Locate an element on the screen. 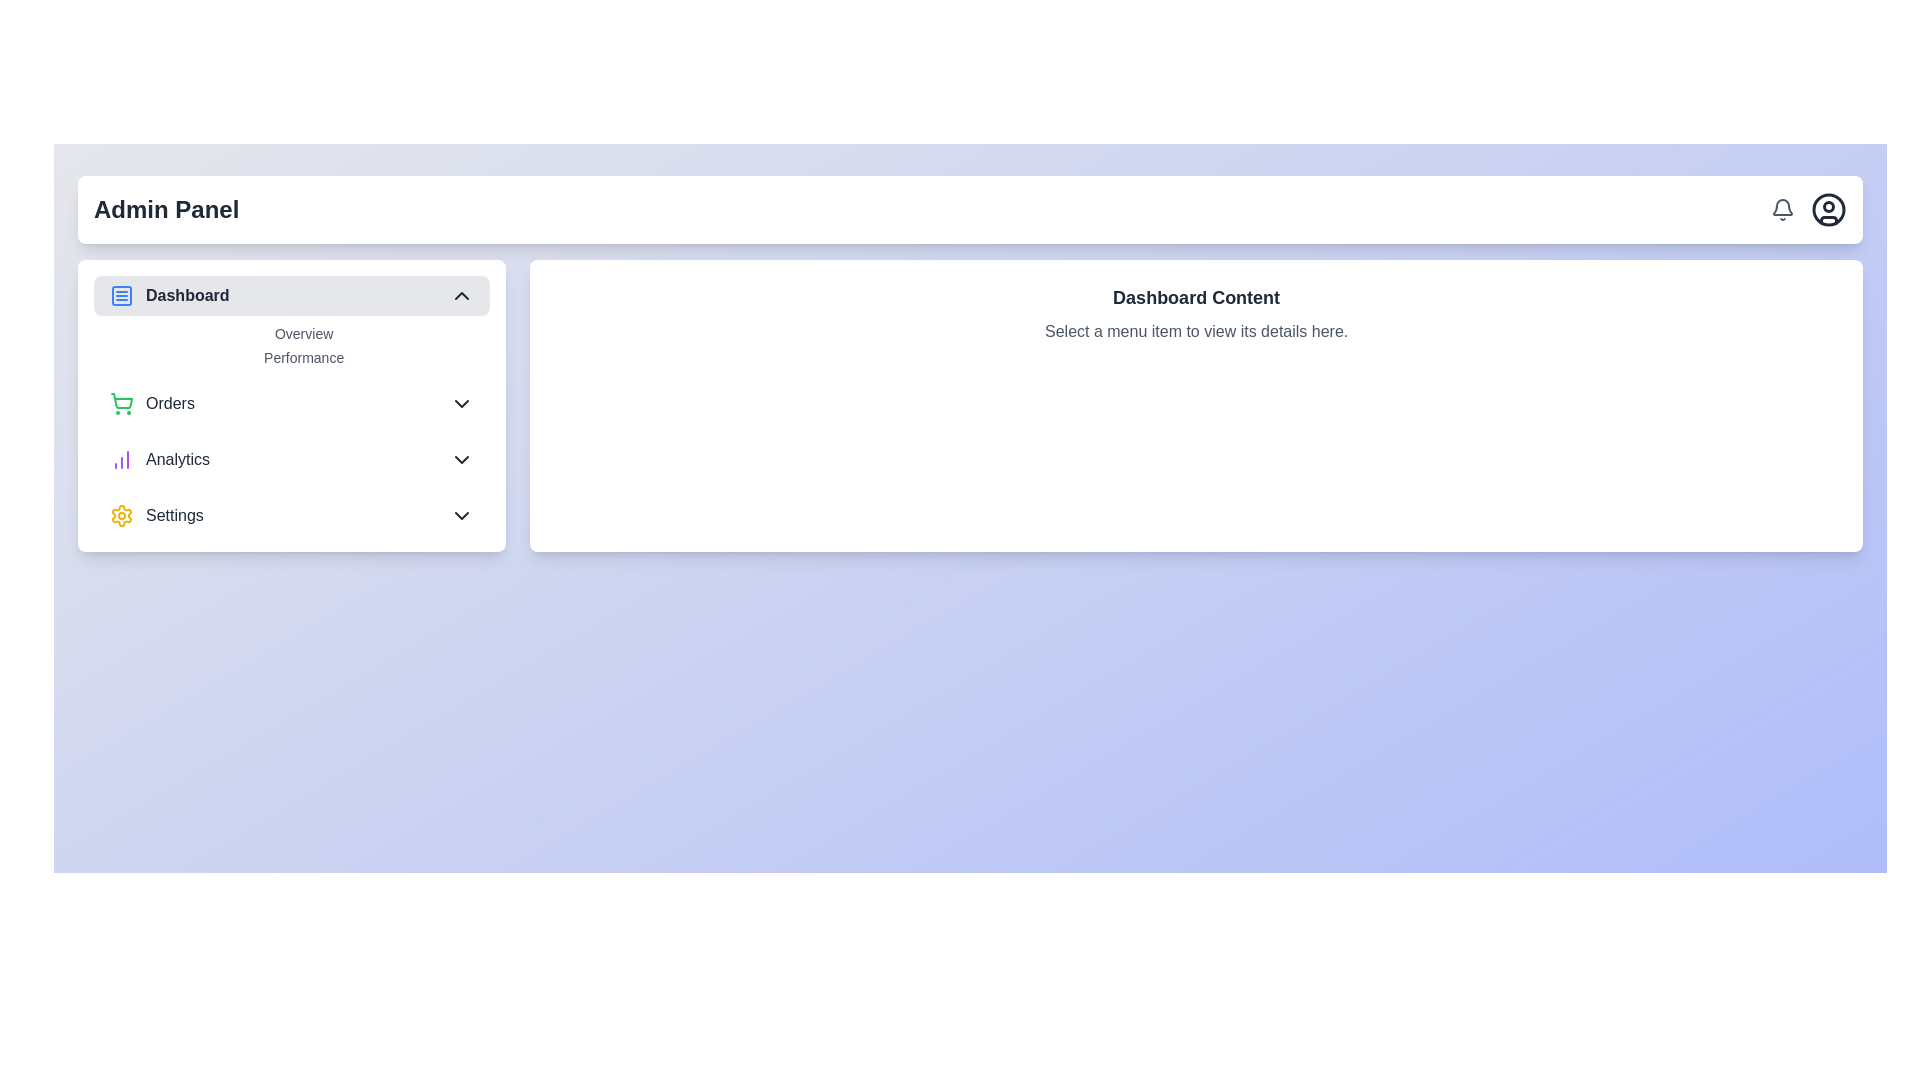  the settings icon located in the bottom left of the menu panel is located at coordinates (120, 515).